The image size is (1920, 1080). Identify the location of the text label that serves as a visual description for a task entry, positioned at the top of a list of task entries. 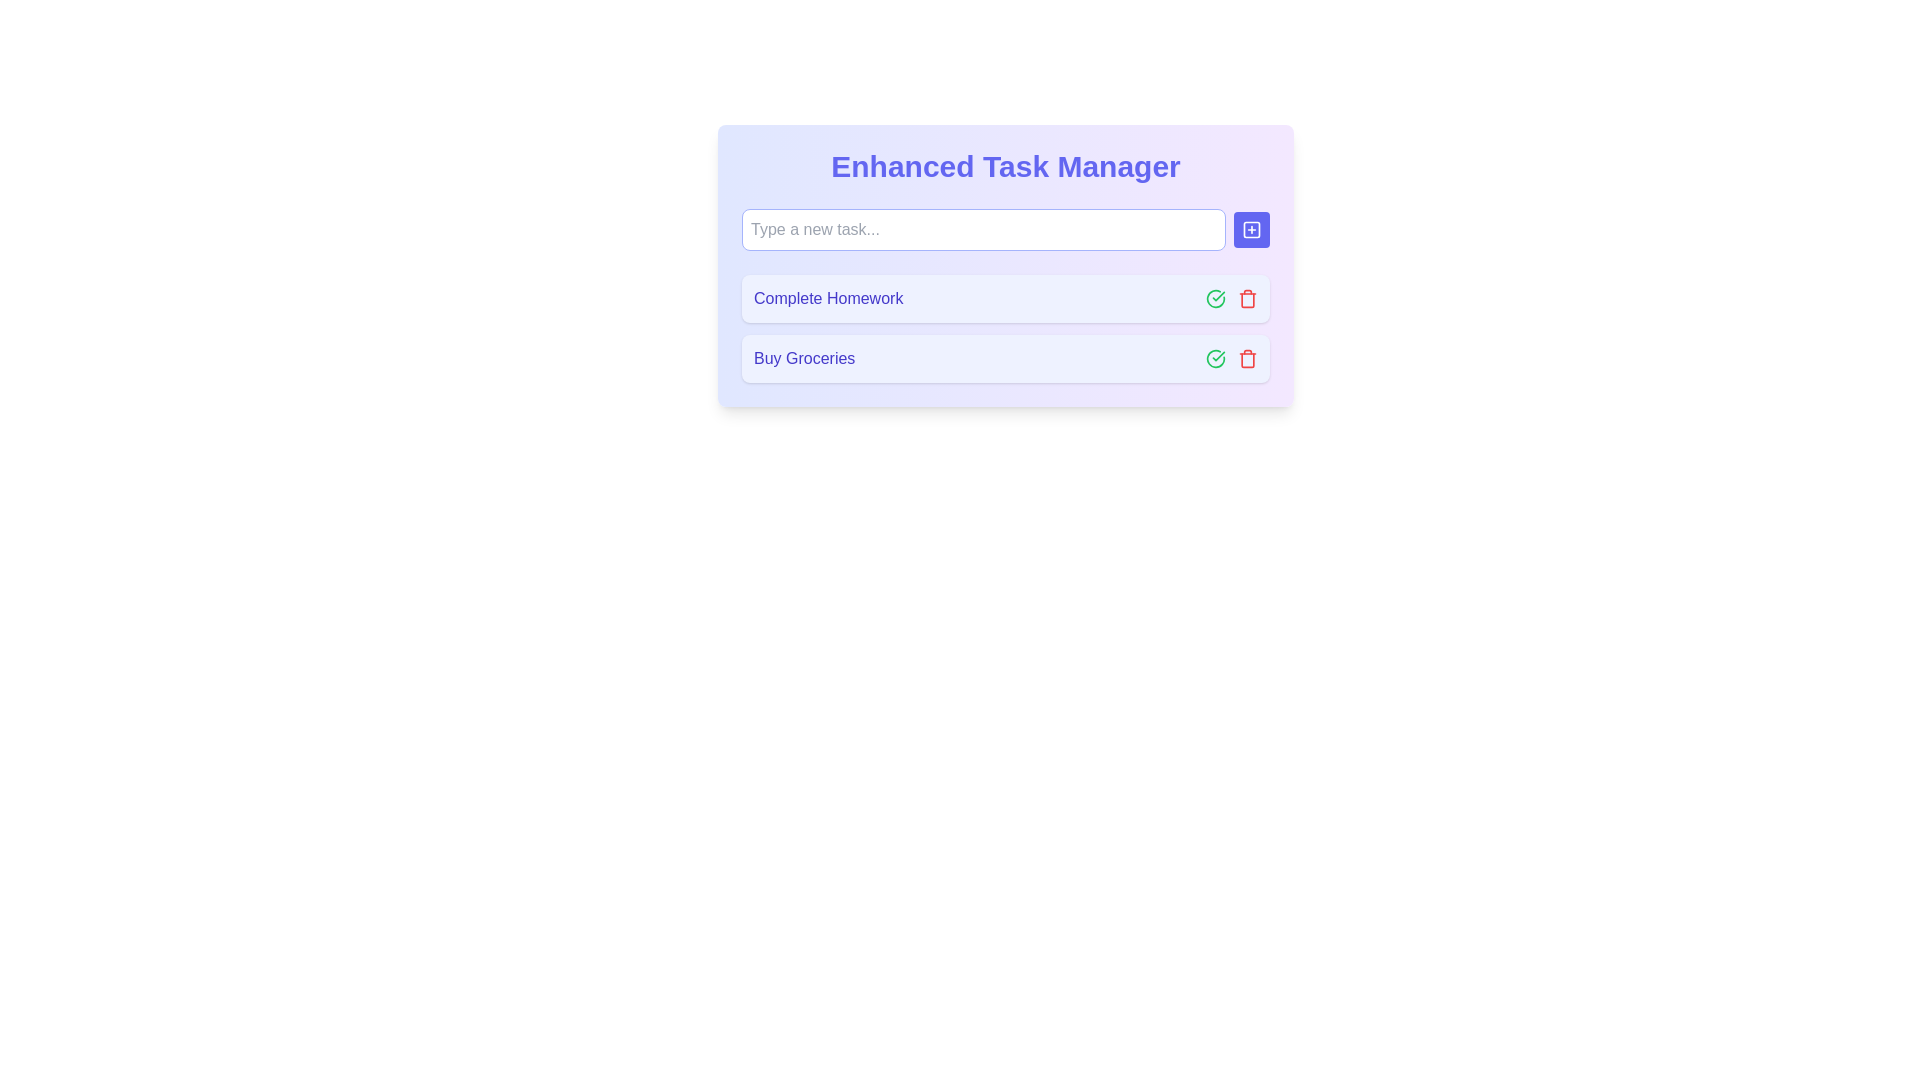
(828, 299).